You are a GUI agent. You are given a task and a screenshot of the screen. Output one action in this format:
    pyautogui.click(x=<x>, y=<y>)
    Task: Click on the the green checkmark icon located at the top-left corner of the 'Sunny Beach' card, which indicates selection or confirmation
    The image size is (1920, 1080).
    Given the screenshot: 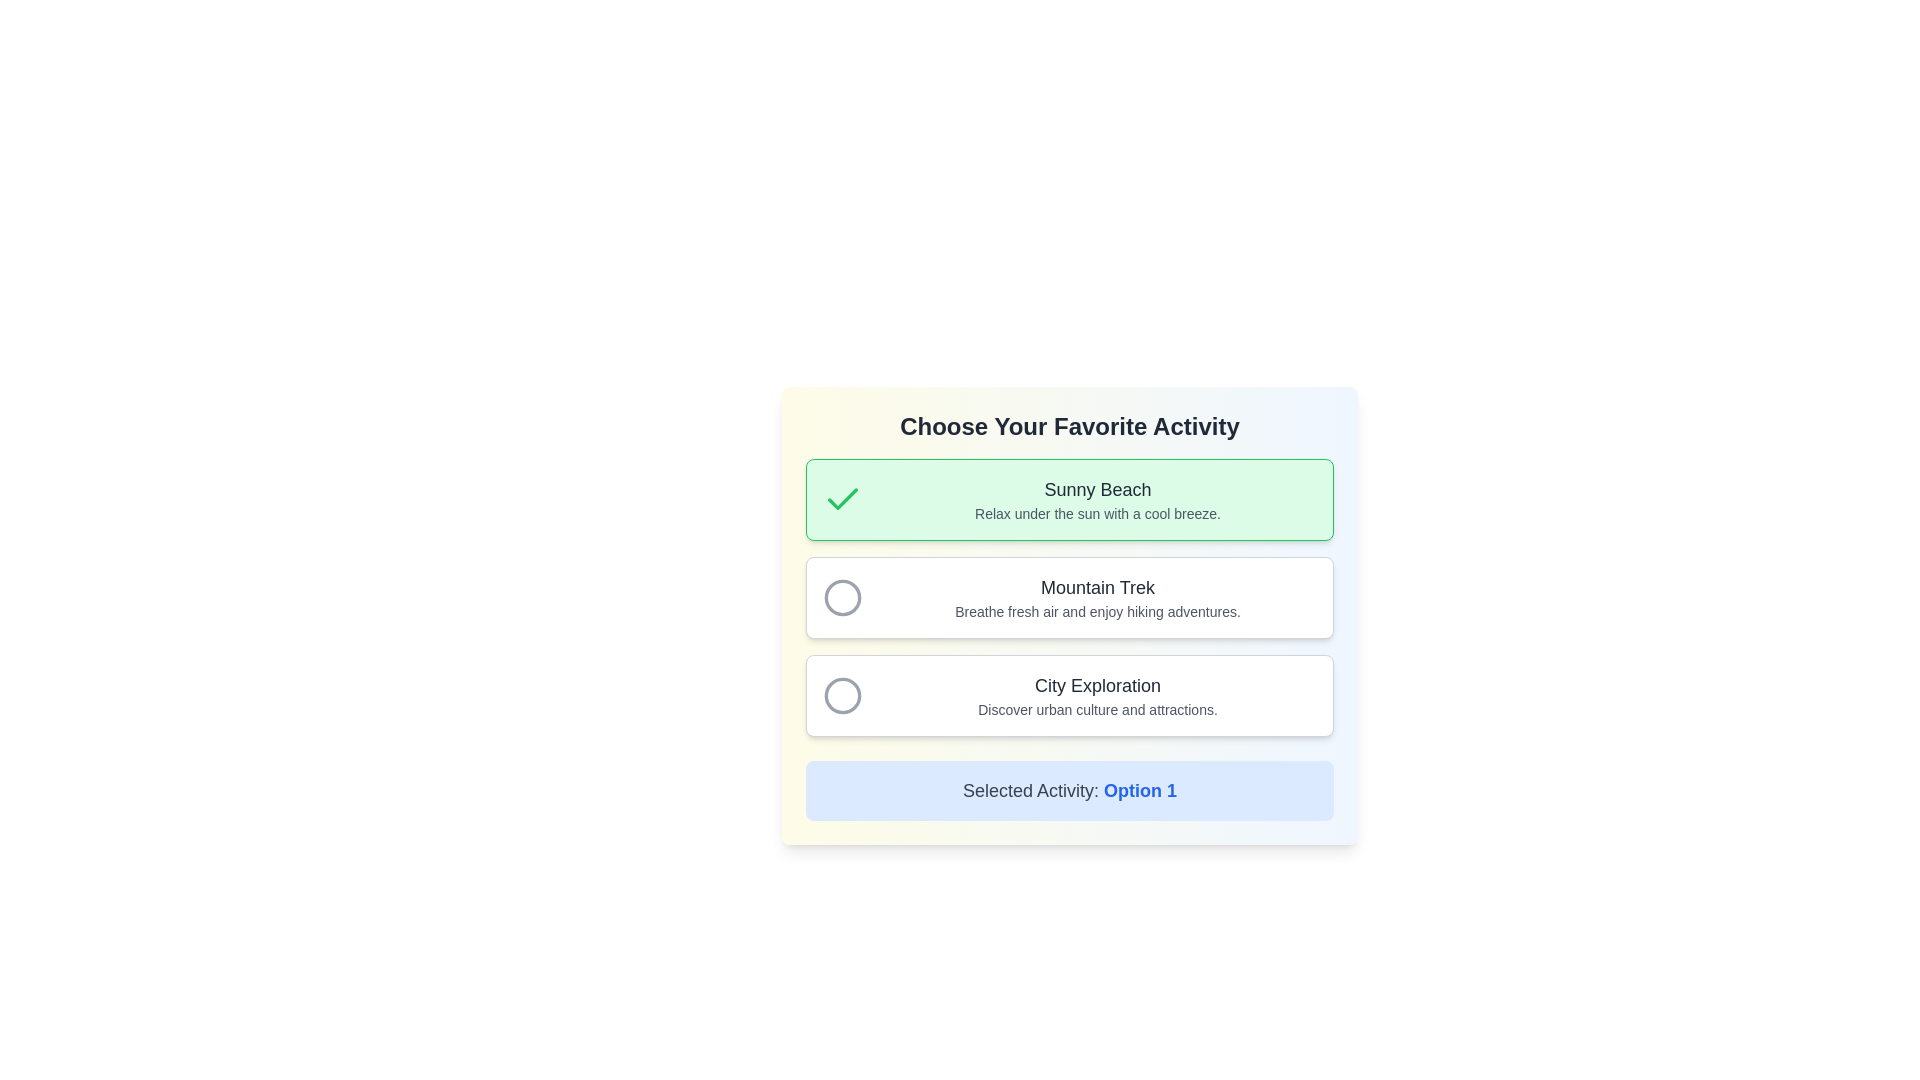 What is the action you would take?
    pyautogui.click(x=843, y=499)
    